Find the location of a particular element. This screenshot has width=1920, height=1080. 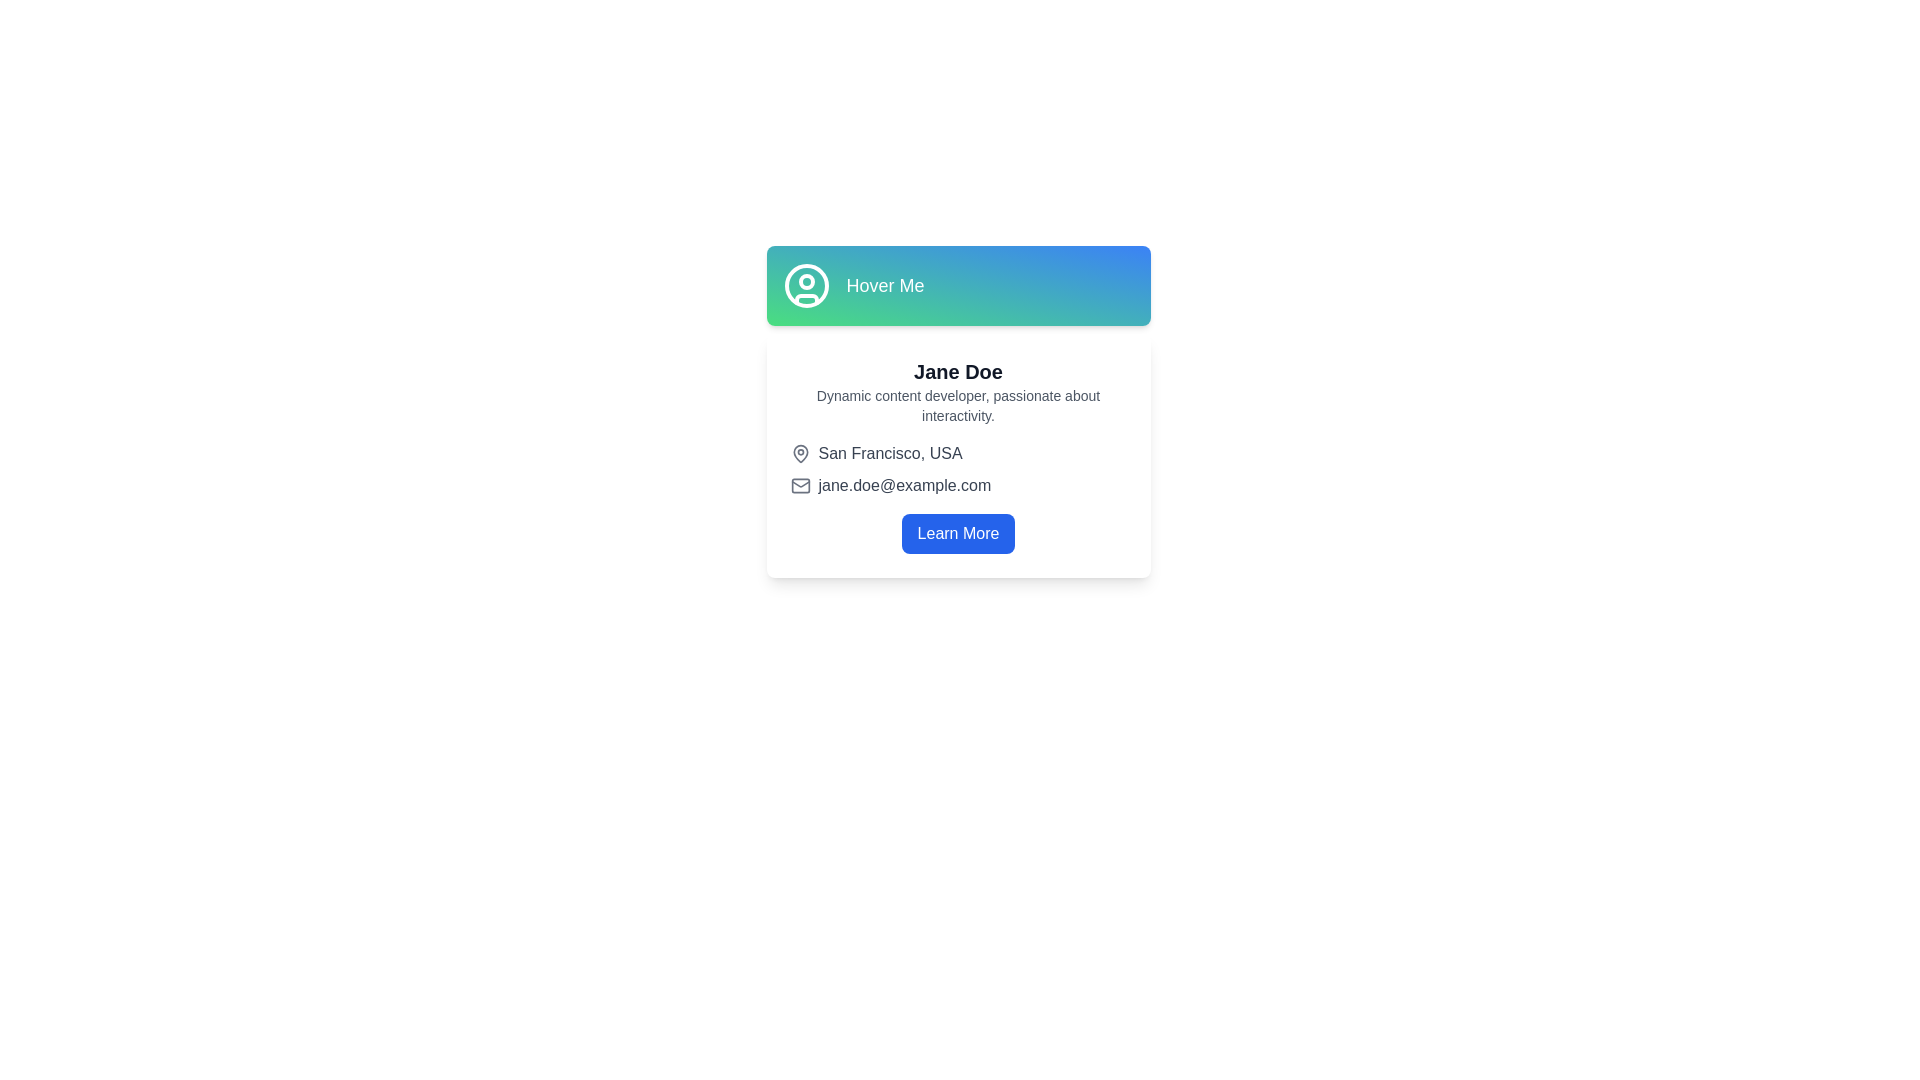

the button located at the bottom of the card describing 'Jane Doe' is located at coordinates (957, 532).